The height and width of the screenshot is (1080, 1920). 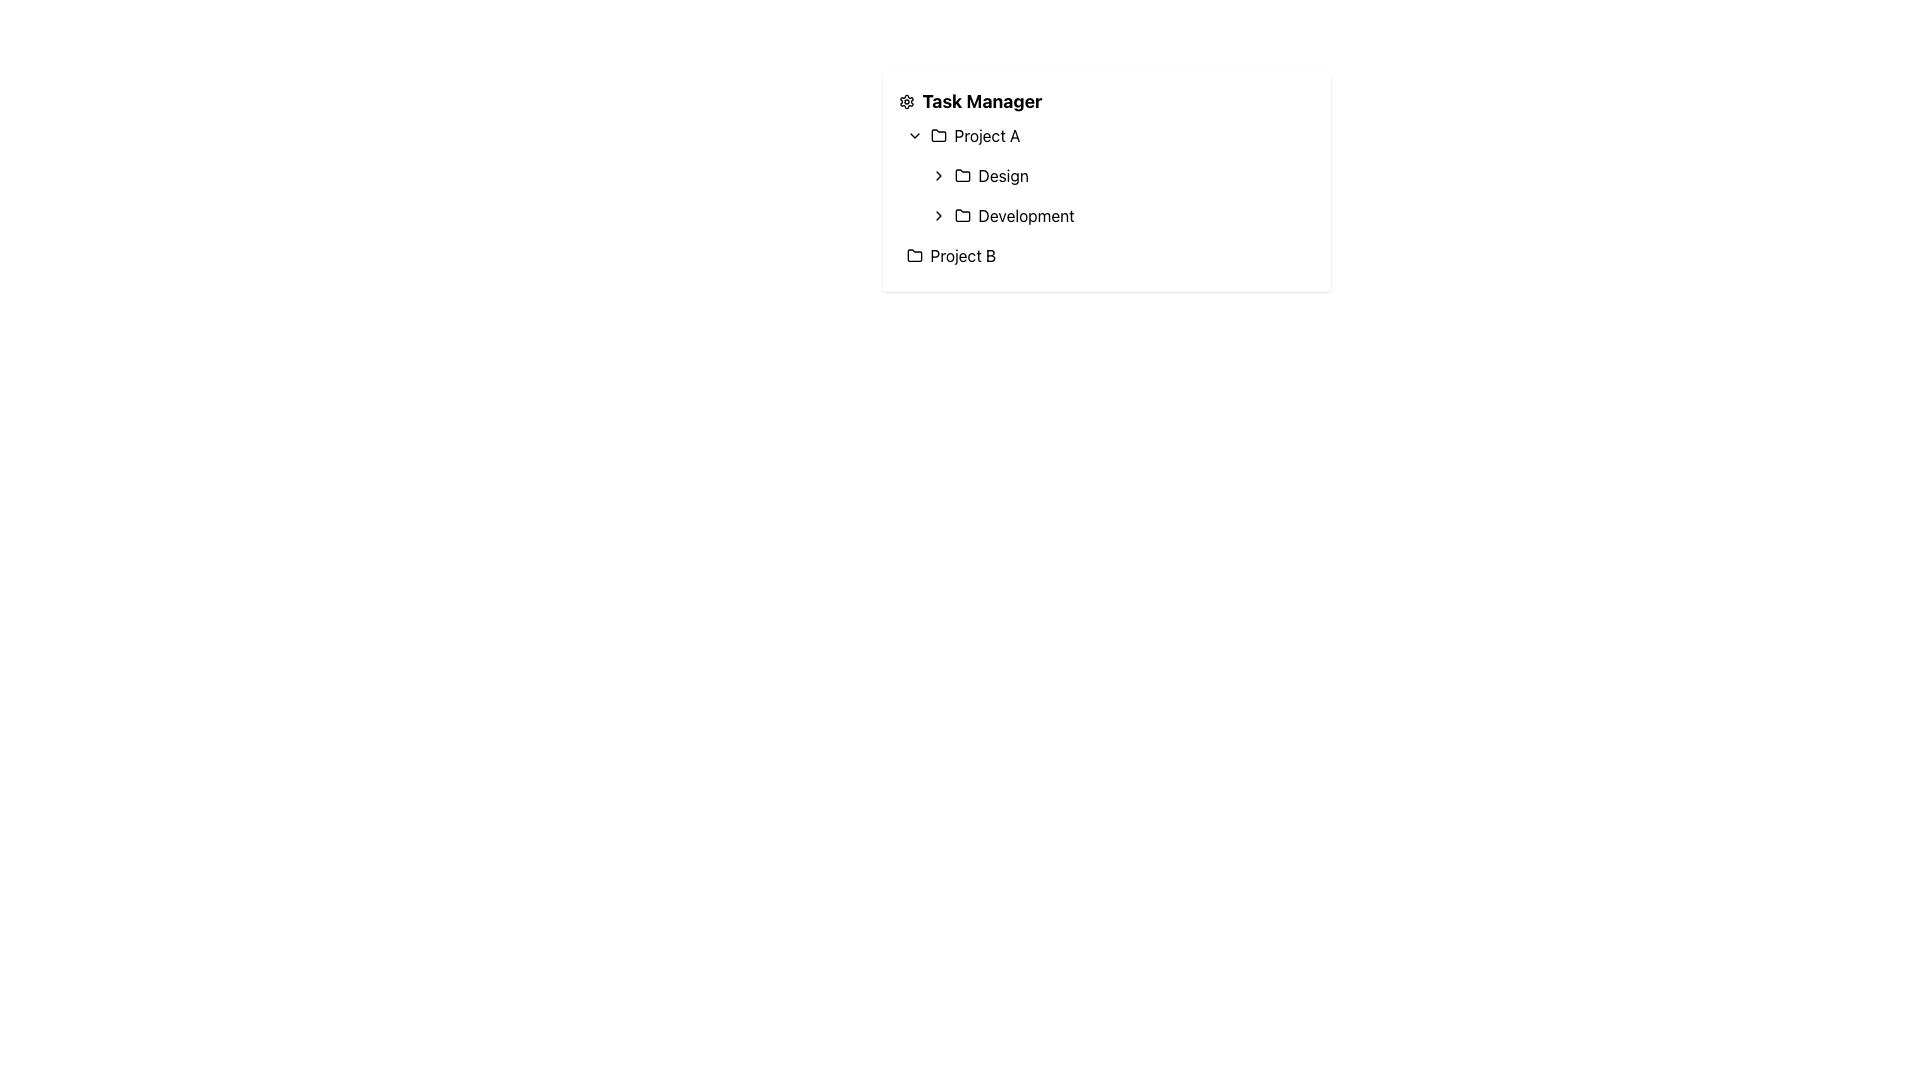 I want to click on the gear icon element used for settings, located at the top-left area of the interface next to the title 'Task Manager', so click(x=905, y=101).